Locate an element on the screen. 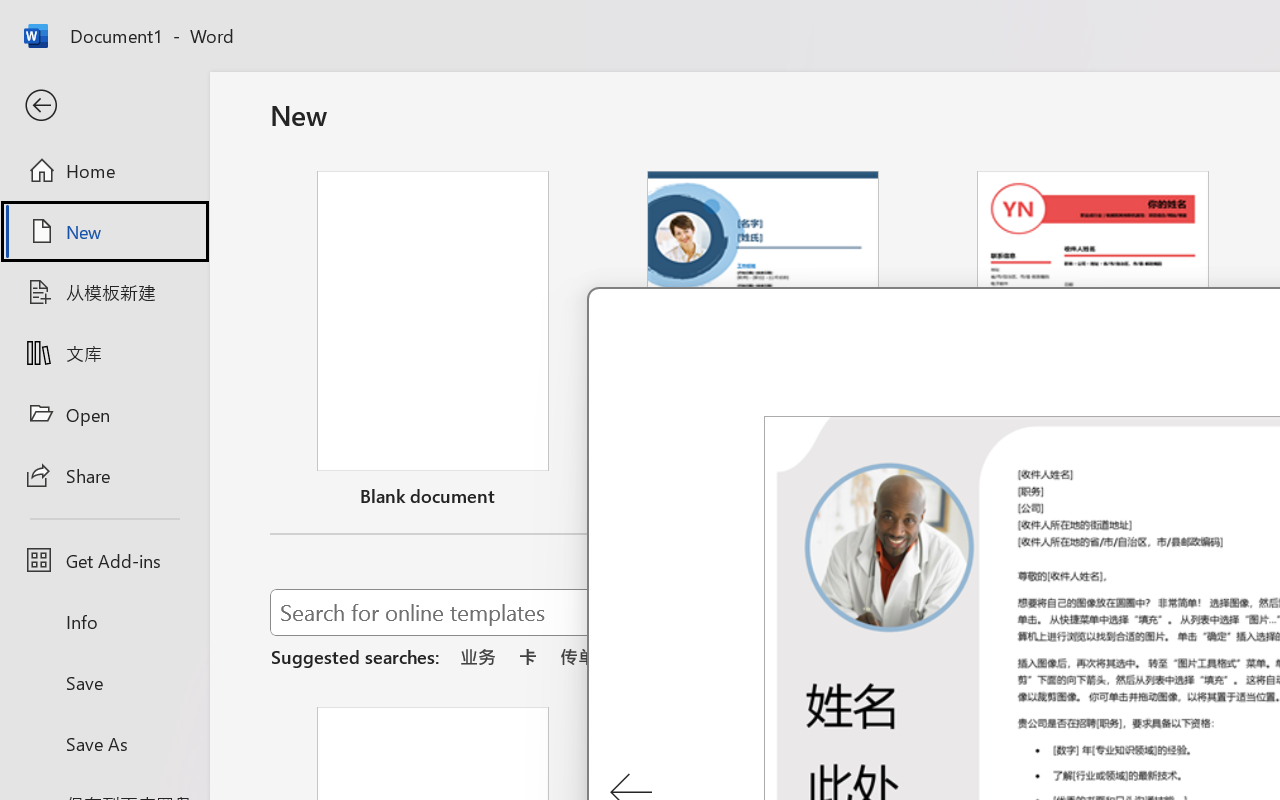 Image resolution: width=1280 pixels, height=800 pixels. 'Info' is located at coordinates (103, 621).